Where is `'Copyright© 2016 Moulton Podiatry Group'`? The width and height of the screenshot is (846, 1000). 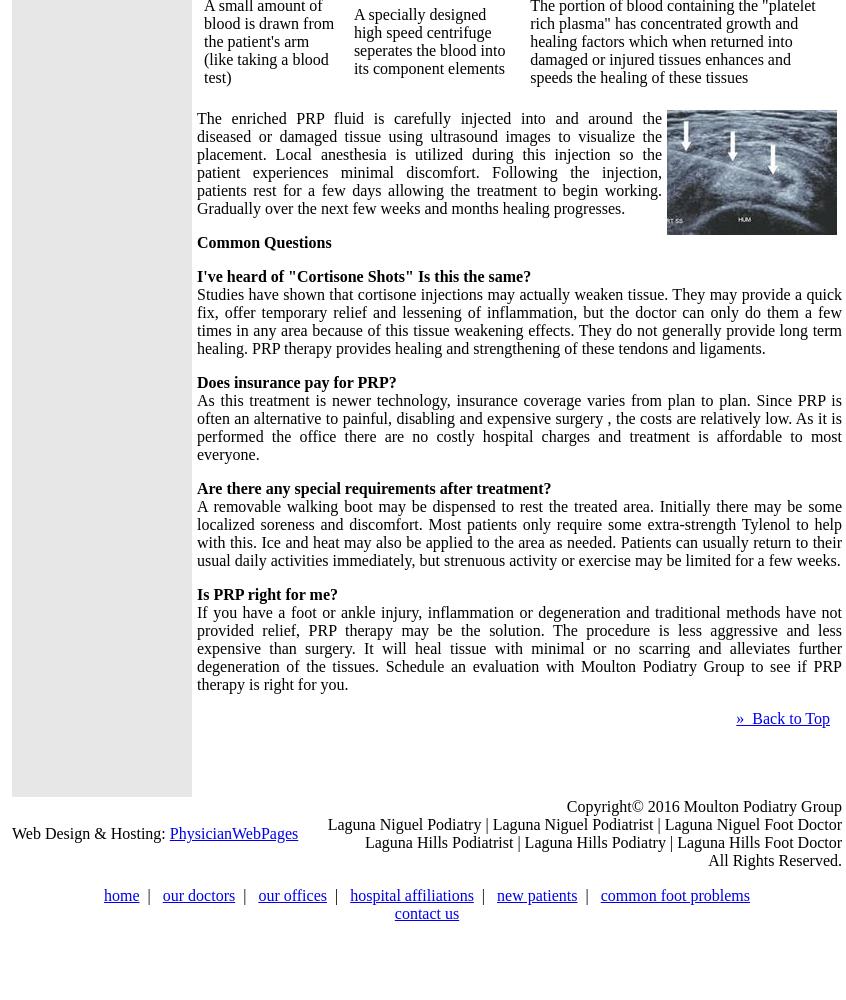
'Copyright© 2016 Moulton Podiatry Group' is located at coordinates (564, 806).